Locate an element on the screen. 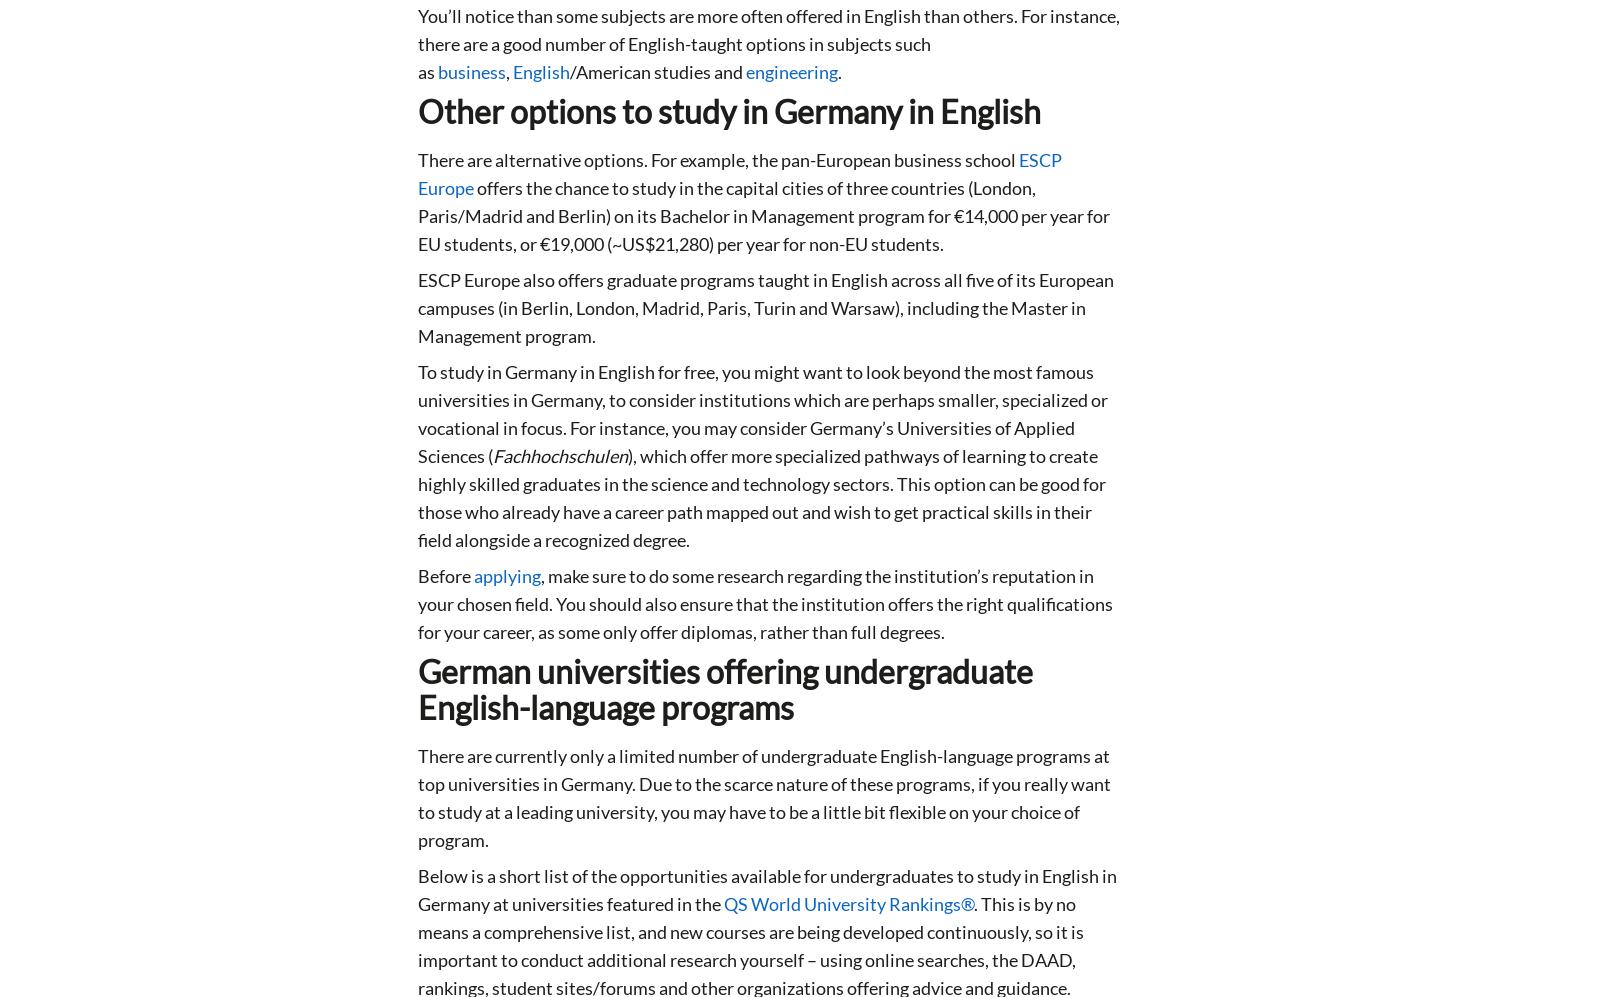 This screenshot has height=997, width=1600. 'There are currently only a limited number of undergraduate English-language programs at top universities in Germany. Due to the scarce nature of these programs, if you really want to study at a leading university, you may have to be a little bit flexible on your choice of program.' is located at coordinates (764, 796).